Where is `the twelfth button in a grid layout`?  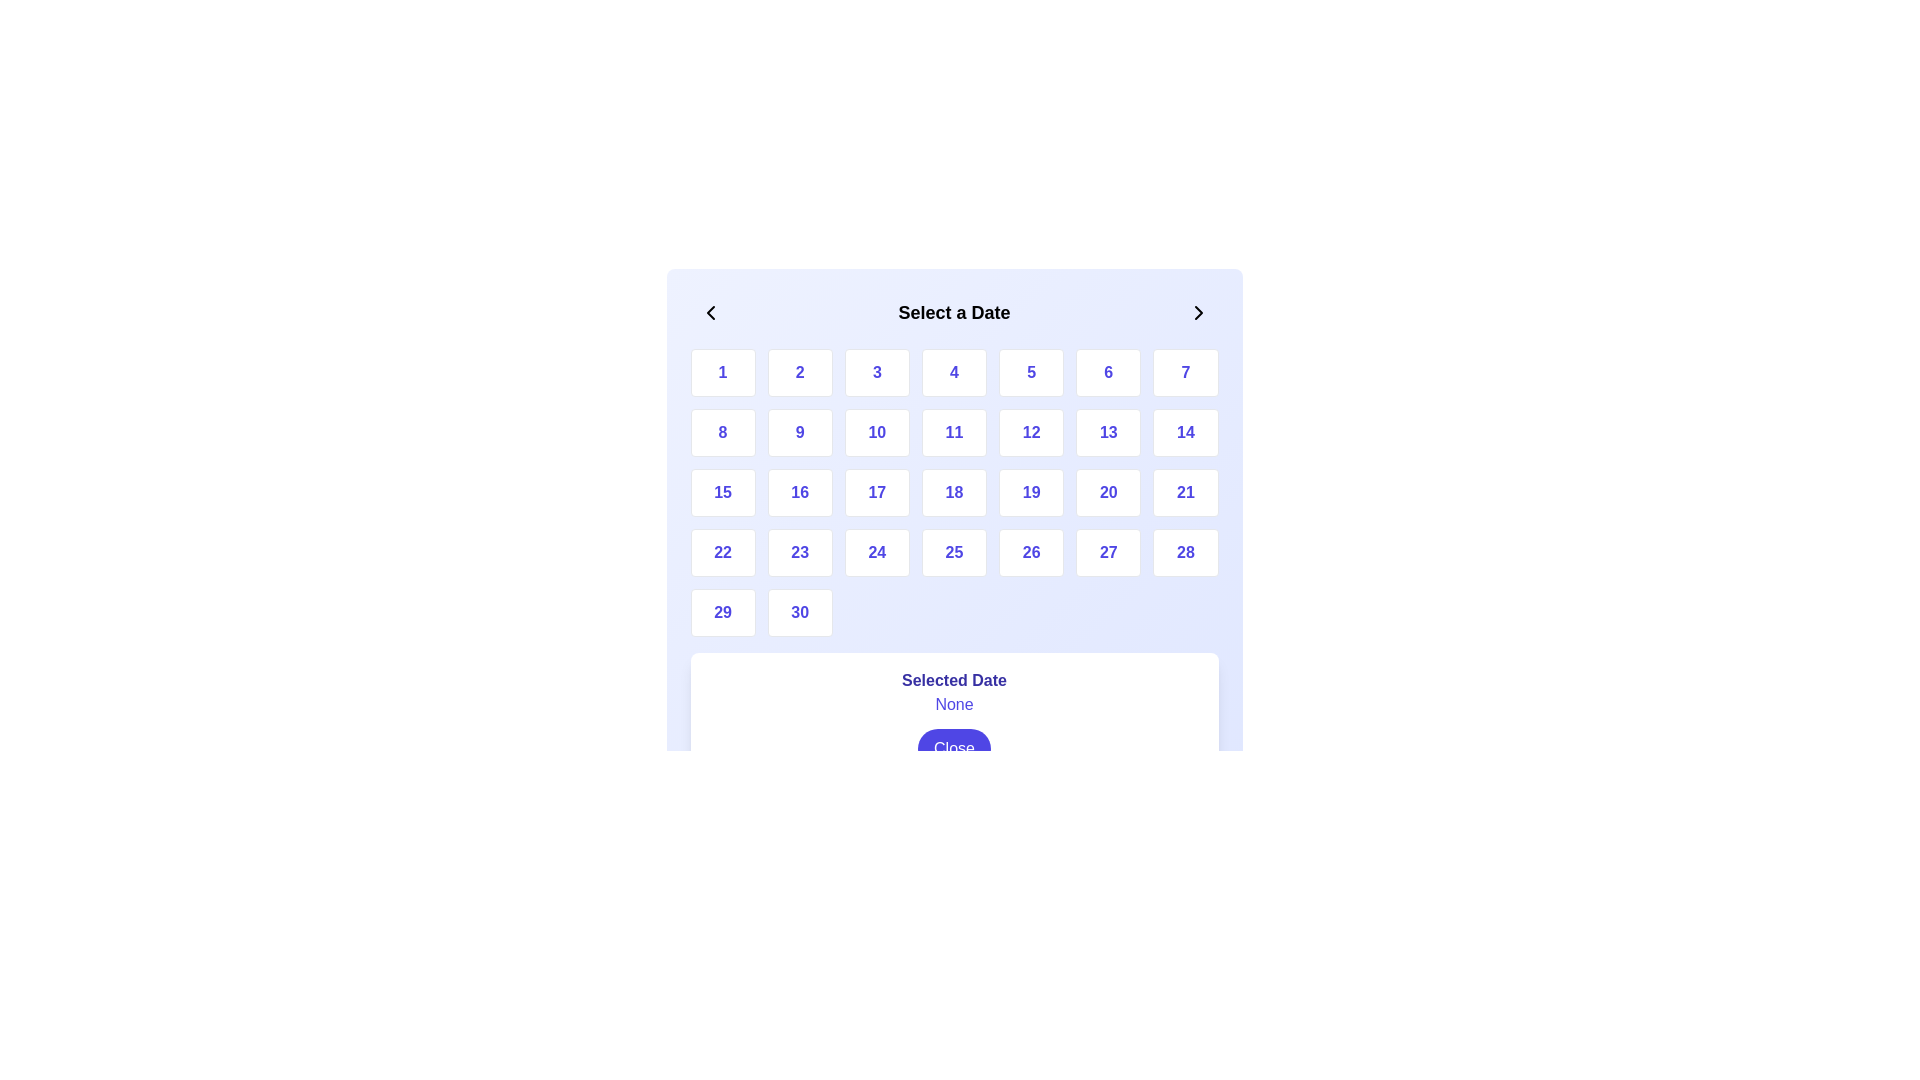
the twelfth button in a grid layout is located at coordinates (1031, 431).